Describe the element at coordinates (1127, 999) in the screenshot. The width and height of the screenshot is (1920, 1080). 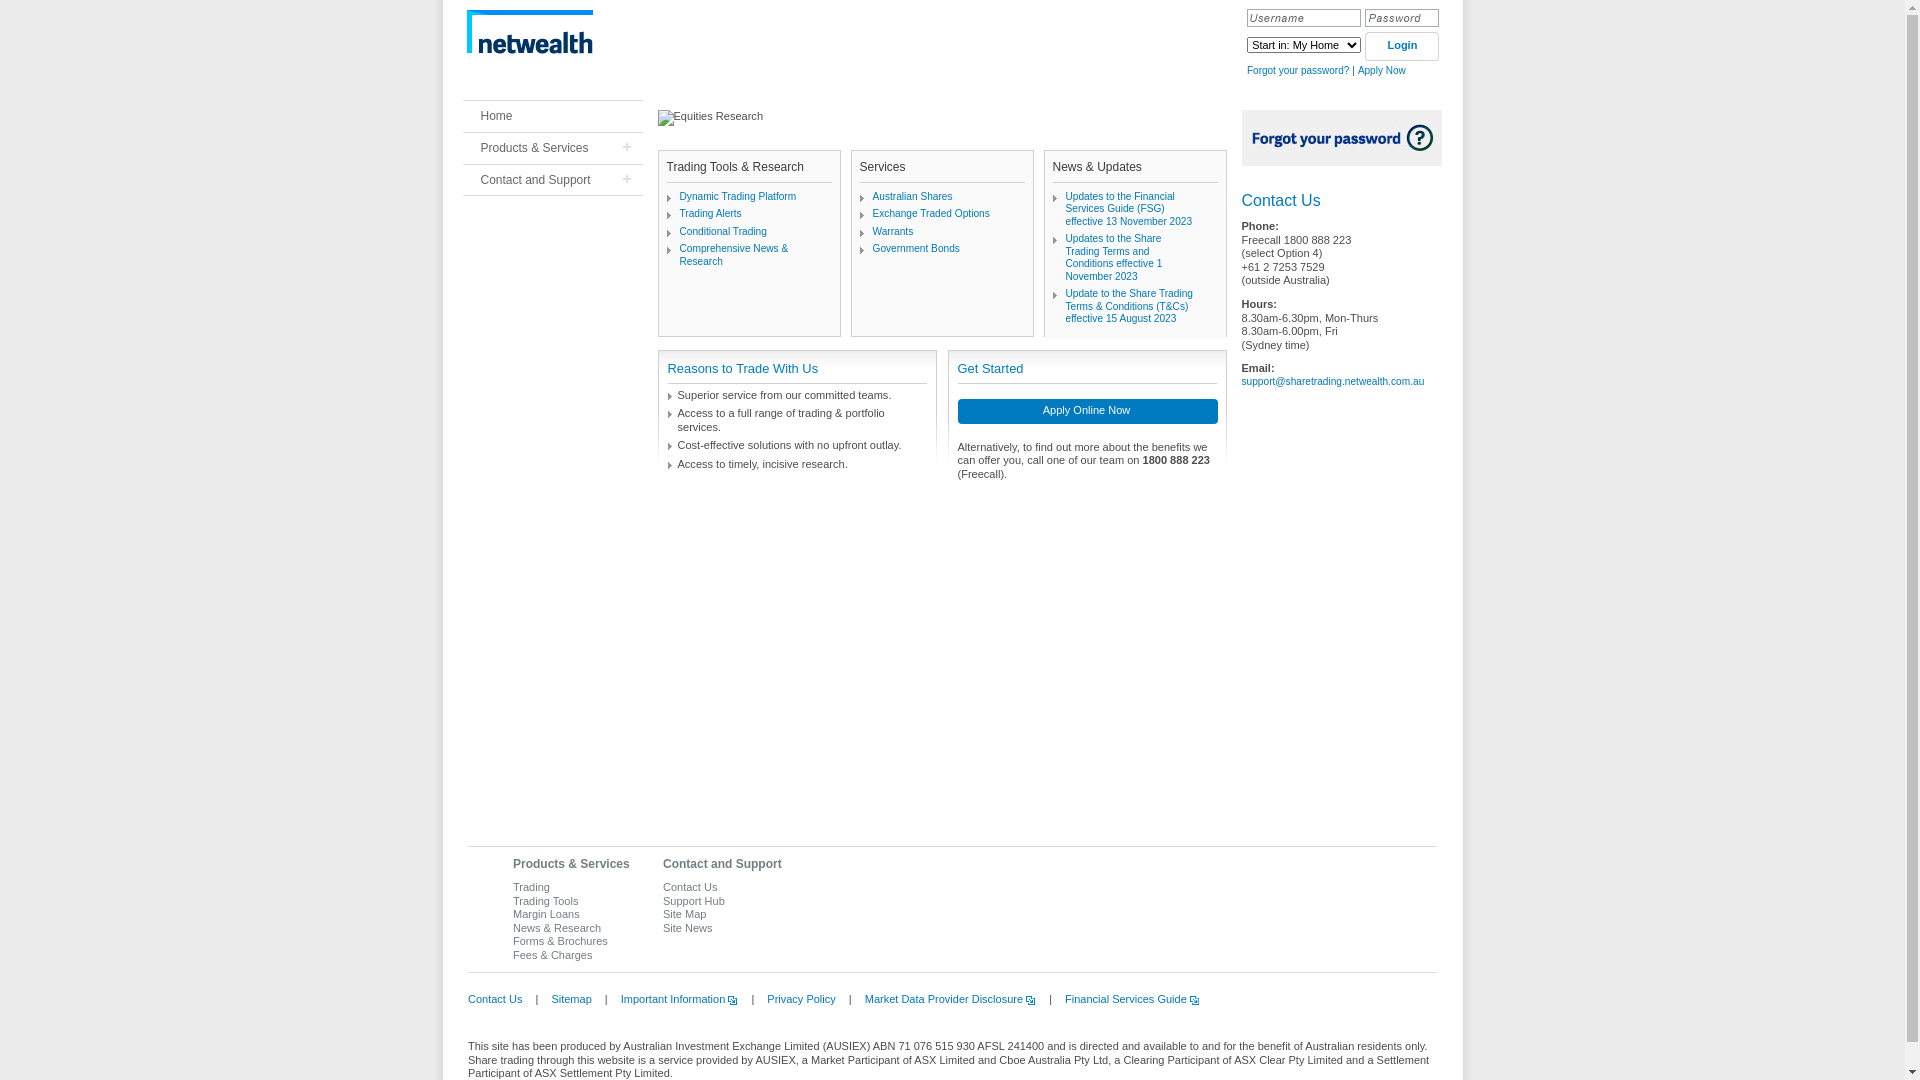
I see `'Financial Services Guide'` at that location.